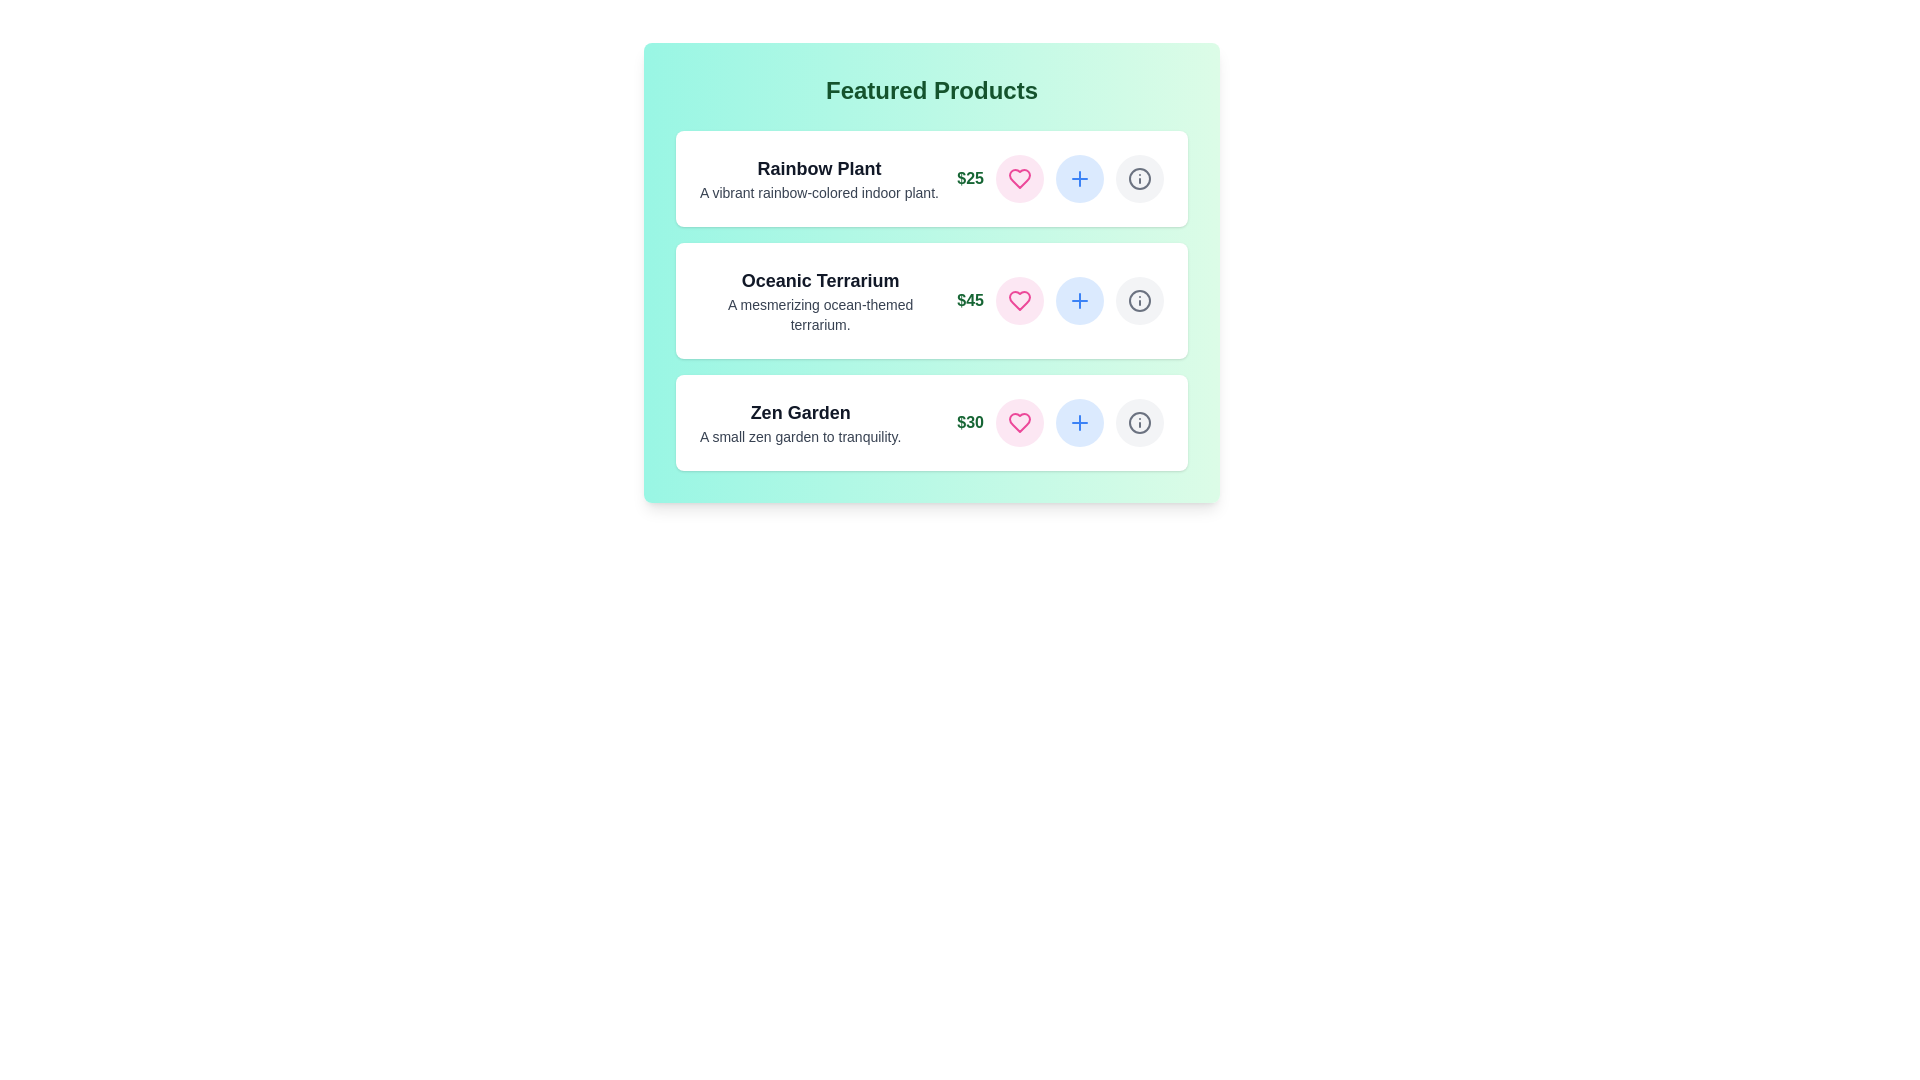 The image size is (1920, 1080). I want to click on info button for the product named Zen Garden, so click(1140, 422).